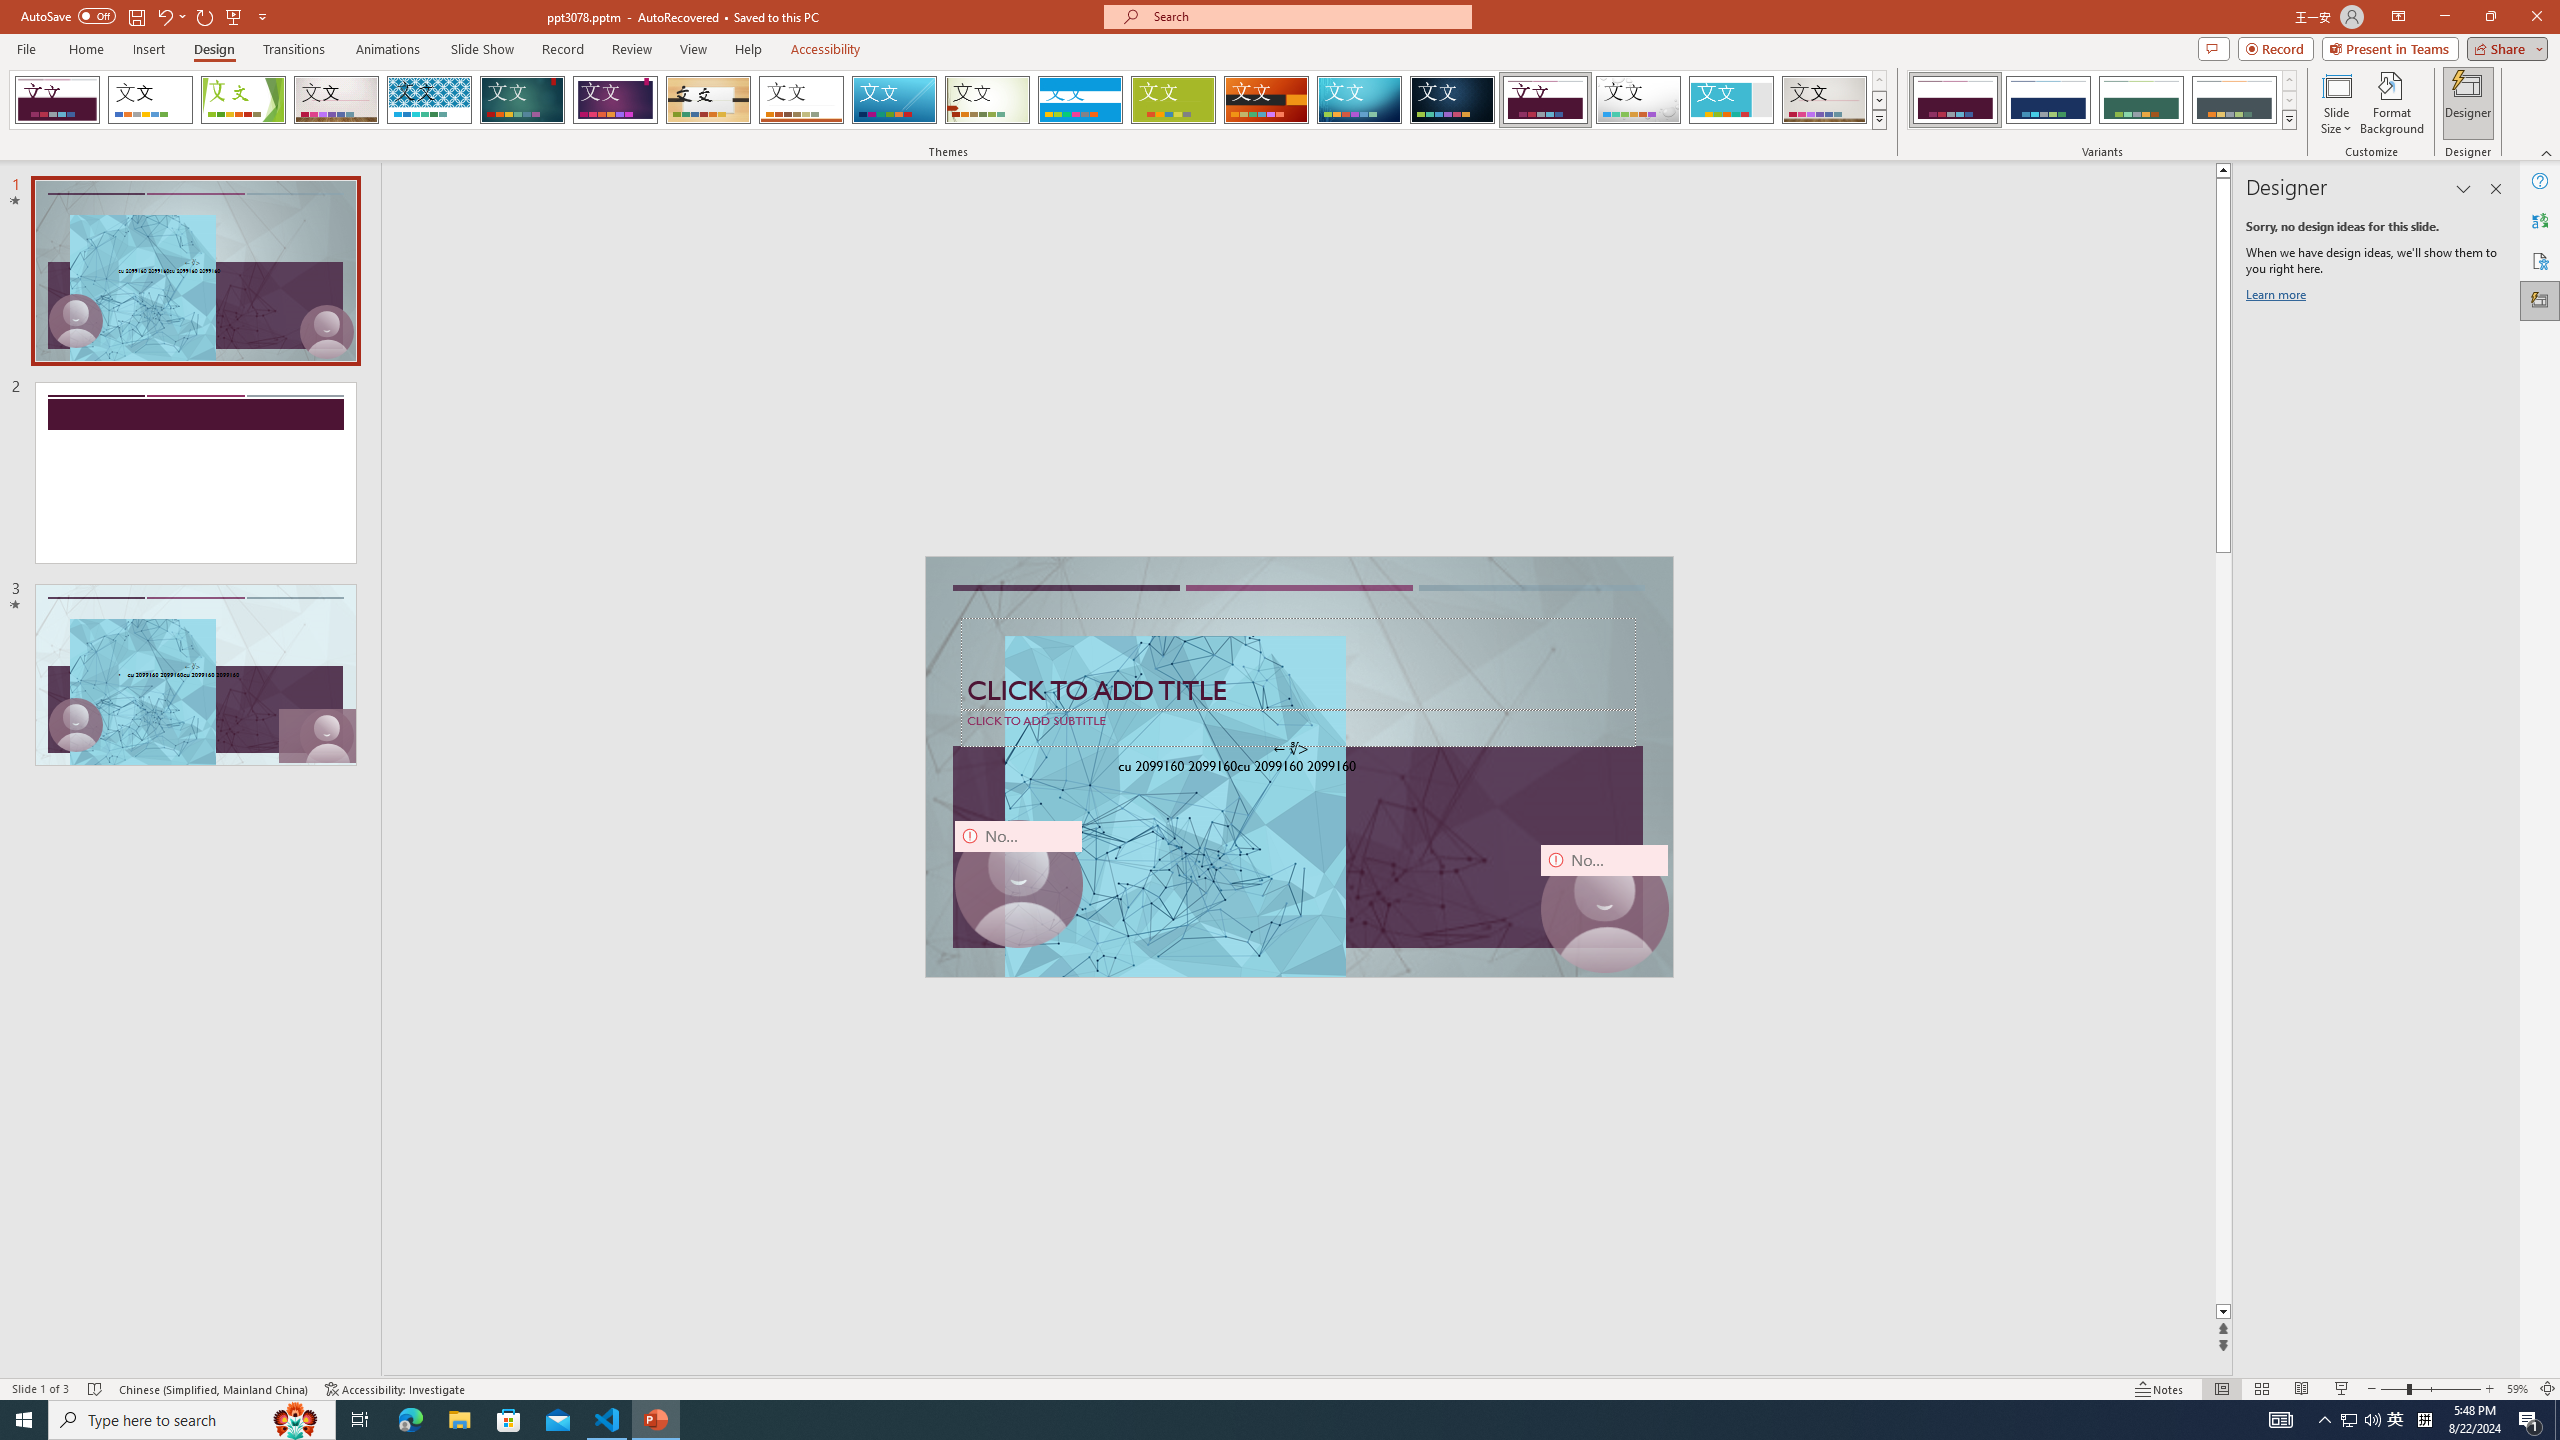 This screenshot has height=1440, width=2560. What do you see at coordinates (429, 99) in the screenshot?
I see `'Integral'` at bounding box center [429, 99].